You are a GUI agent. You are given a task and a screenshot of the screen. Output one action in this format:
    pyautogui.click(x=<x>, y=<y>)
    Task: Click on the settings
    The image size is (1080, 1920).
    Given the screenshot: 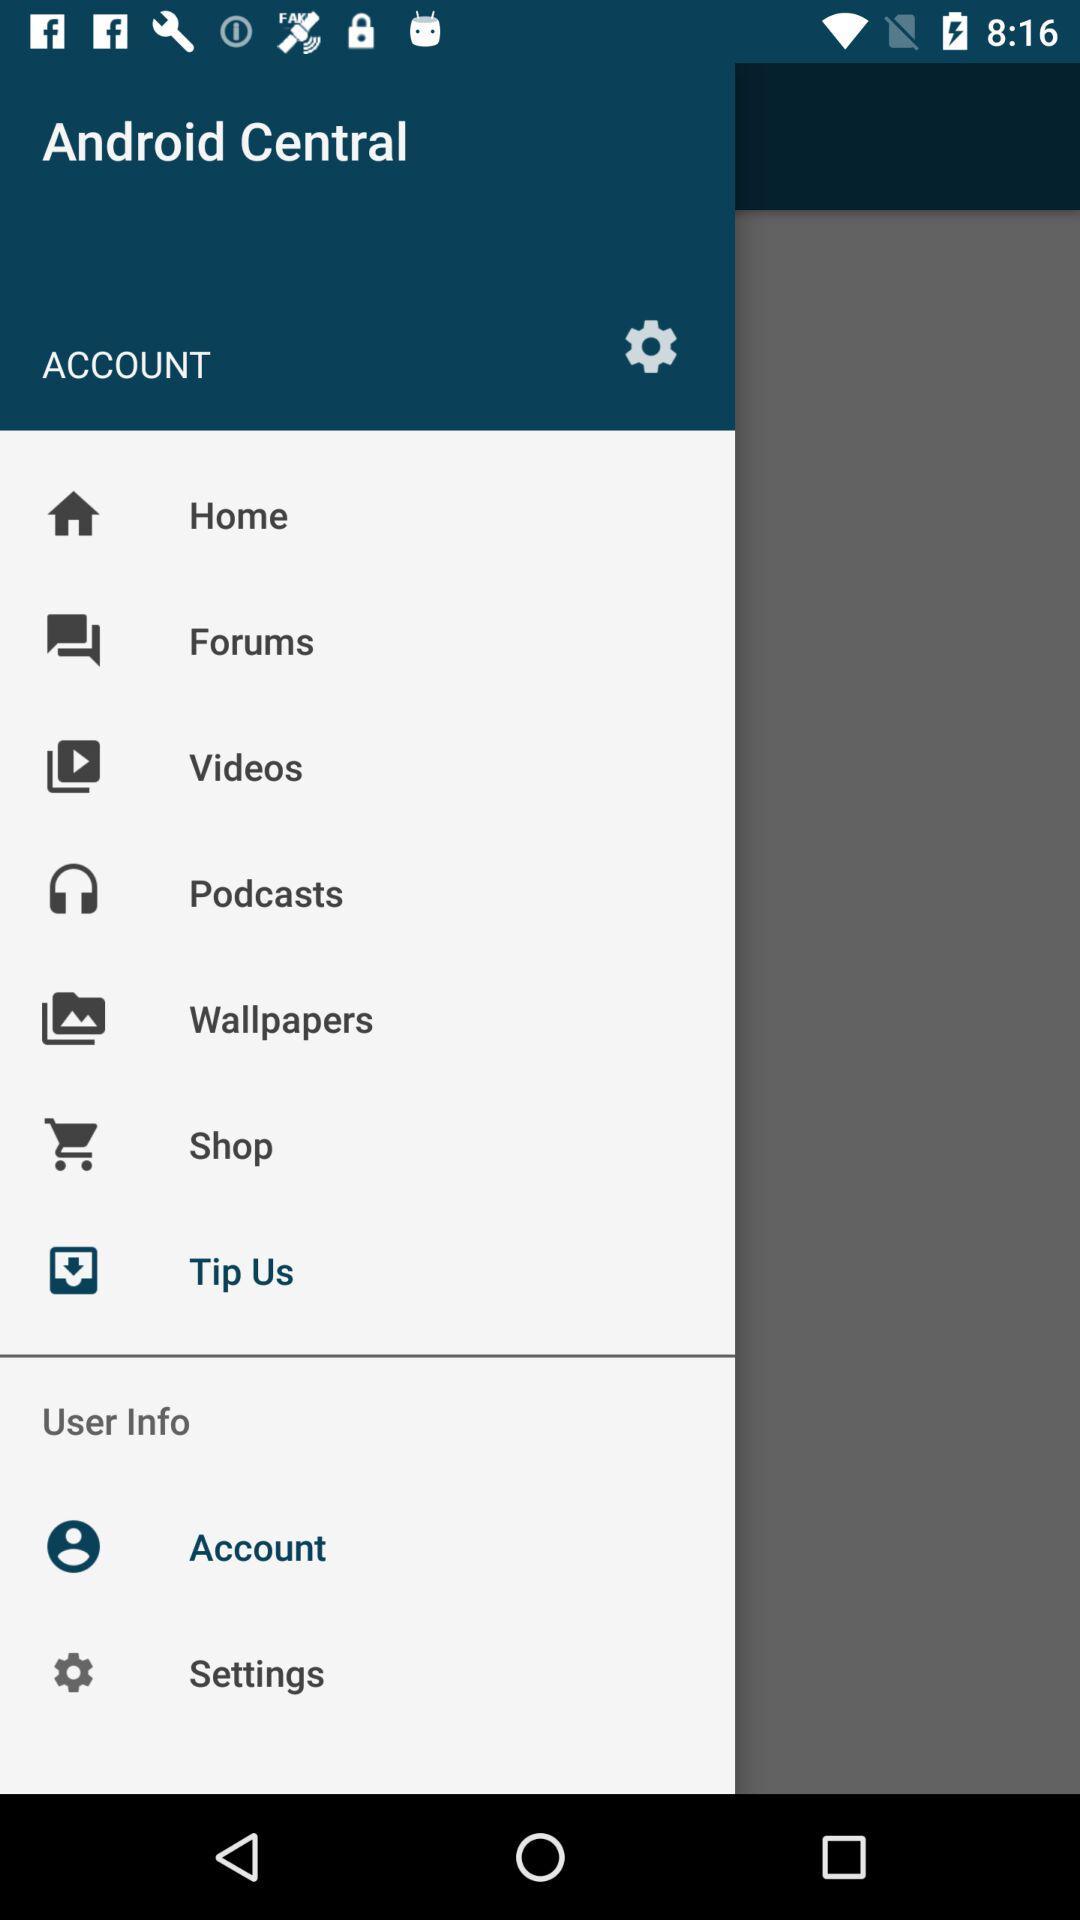 What is the action you would take?
    pyautogui.click(x=651, y=346)
    